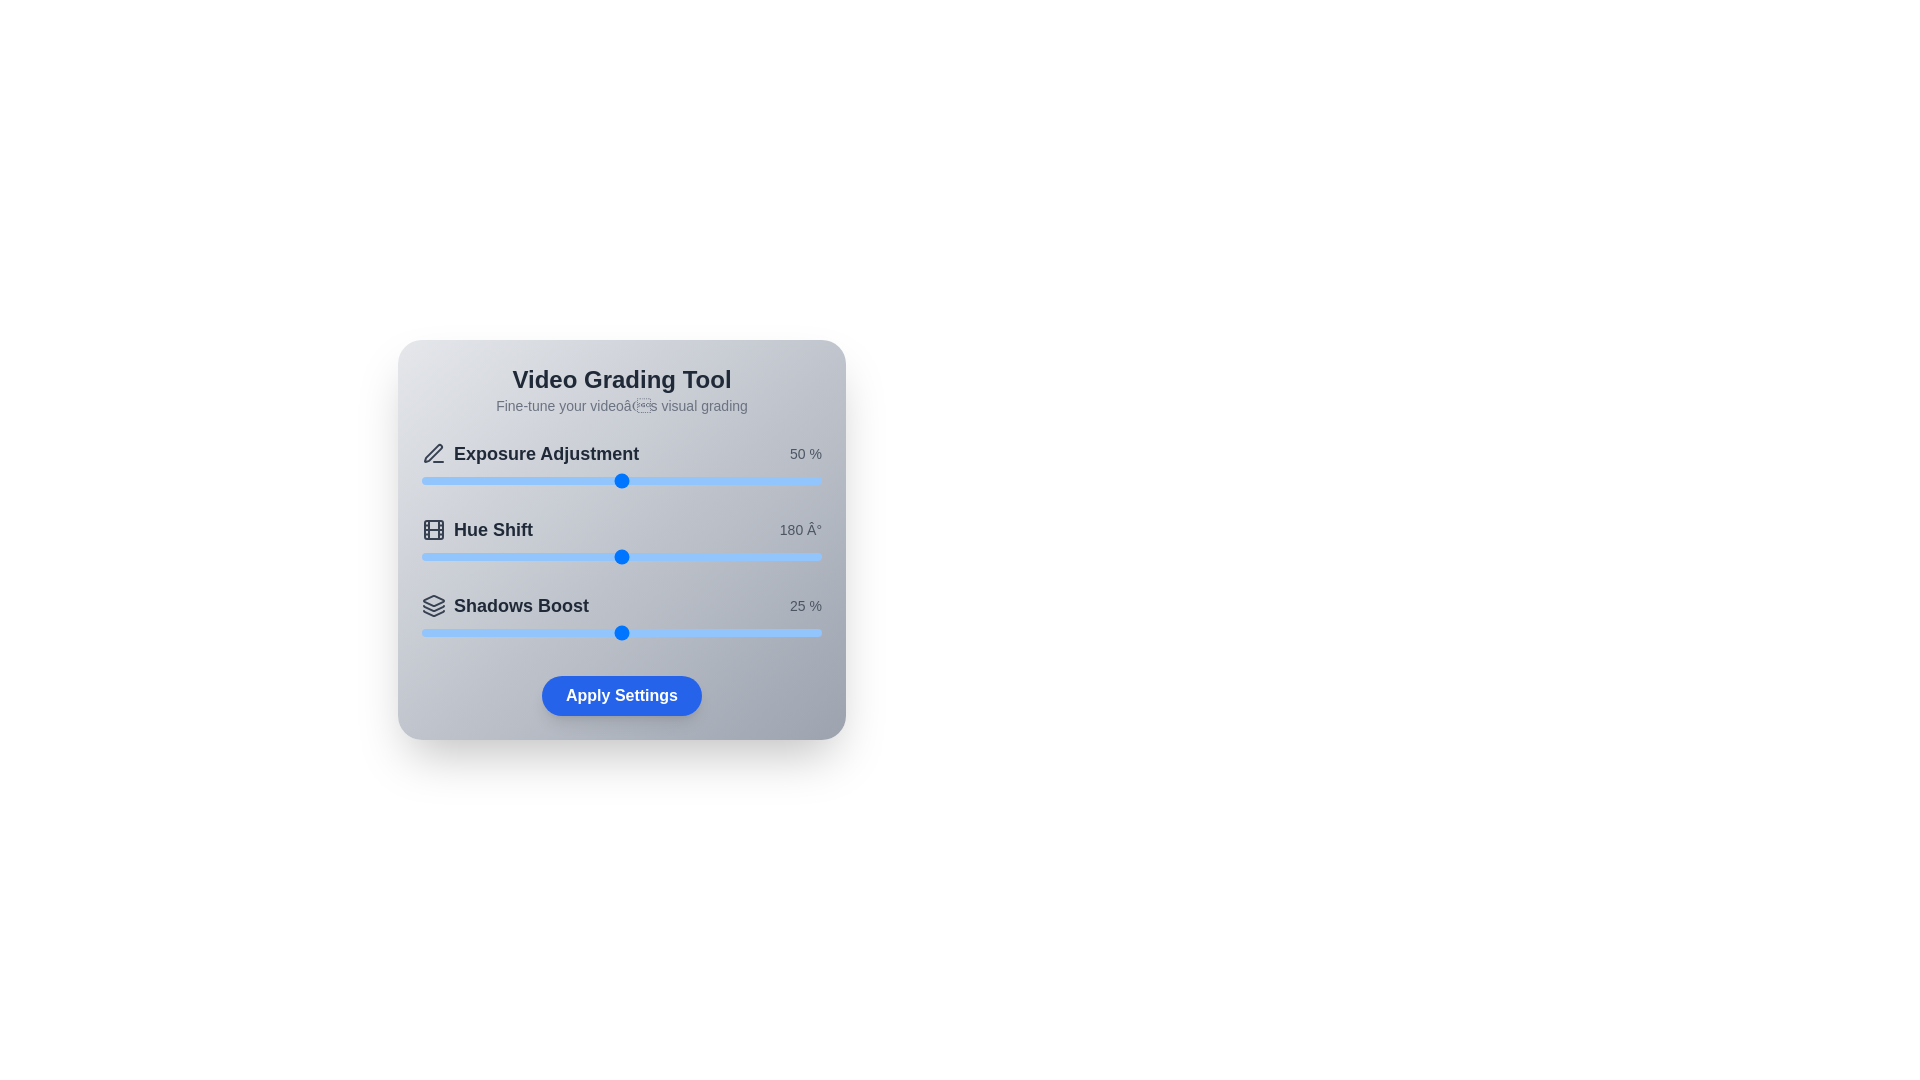 This screenshot has height=1080, width=1920. What do you see at coordinates (432, 600) in the screenshot?
I see `the first icon in a vertically stacked group of three icons, which serves as a visual indicator for layers or stacking functions` at bounding box center [432, 600].